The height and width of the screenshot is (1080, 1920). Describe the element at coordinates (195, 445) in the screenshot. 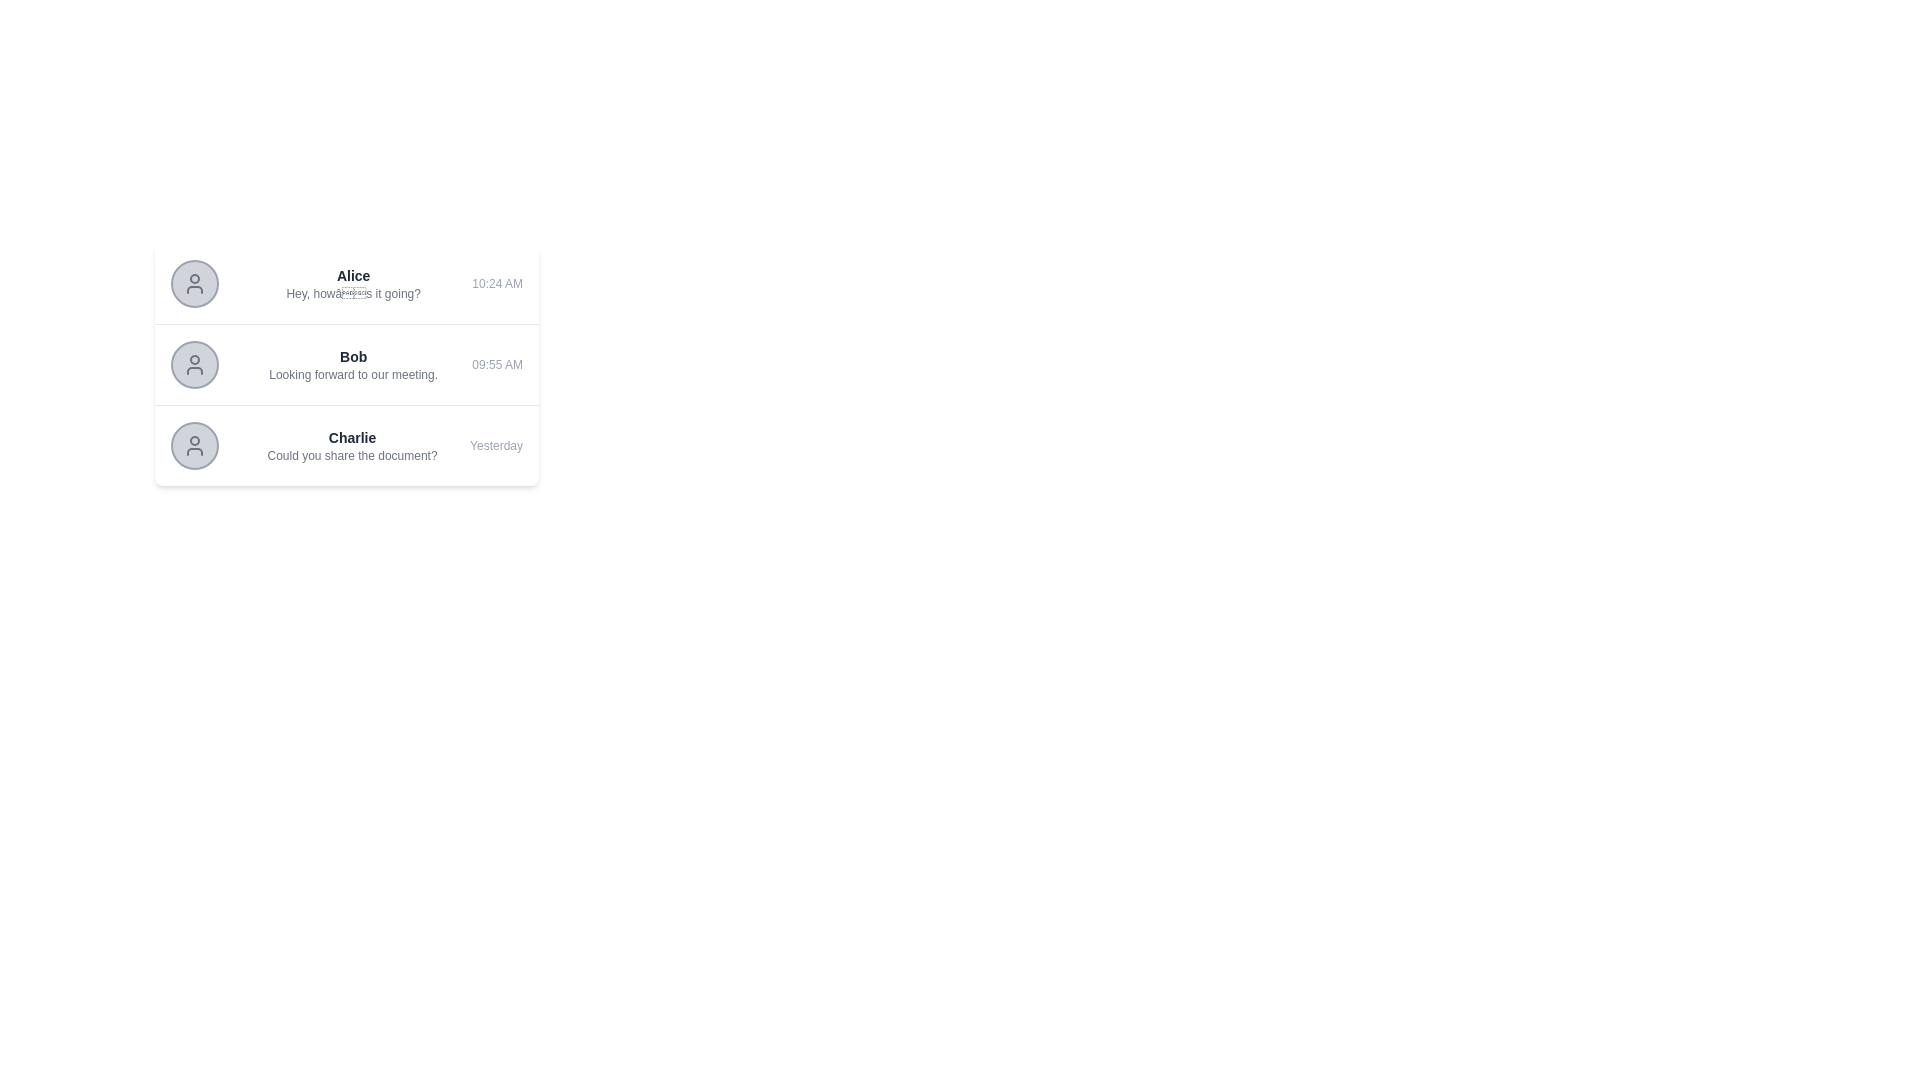

I see `the User Avatar Icon, which is a circular icon with a gray background and a user profile silhouette, located at the leftmost part of a conversation snippet attributed to the user 'Charlie'` at that location.